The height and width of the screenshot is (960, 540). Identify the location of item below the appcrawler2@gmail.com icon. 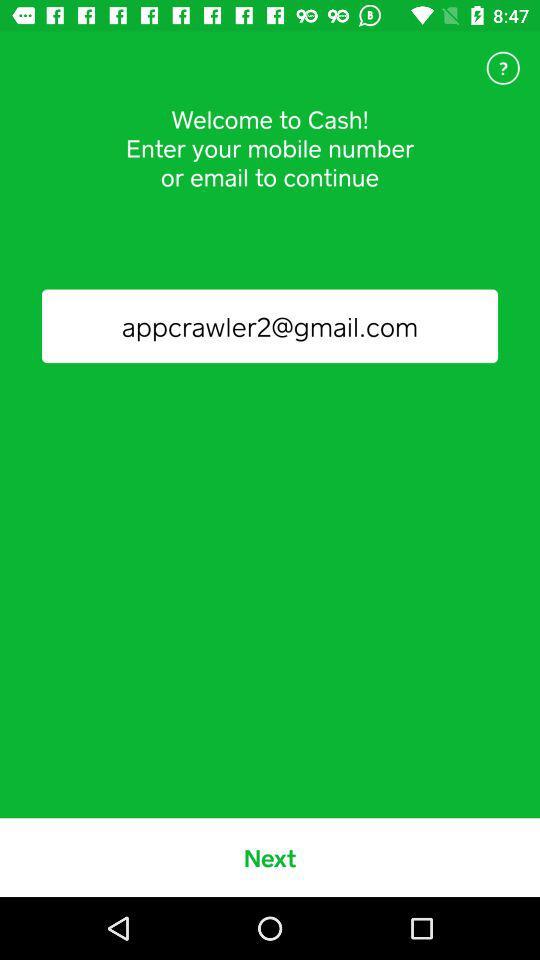
(270, 856).